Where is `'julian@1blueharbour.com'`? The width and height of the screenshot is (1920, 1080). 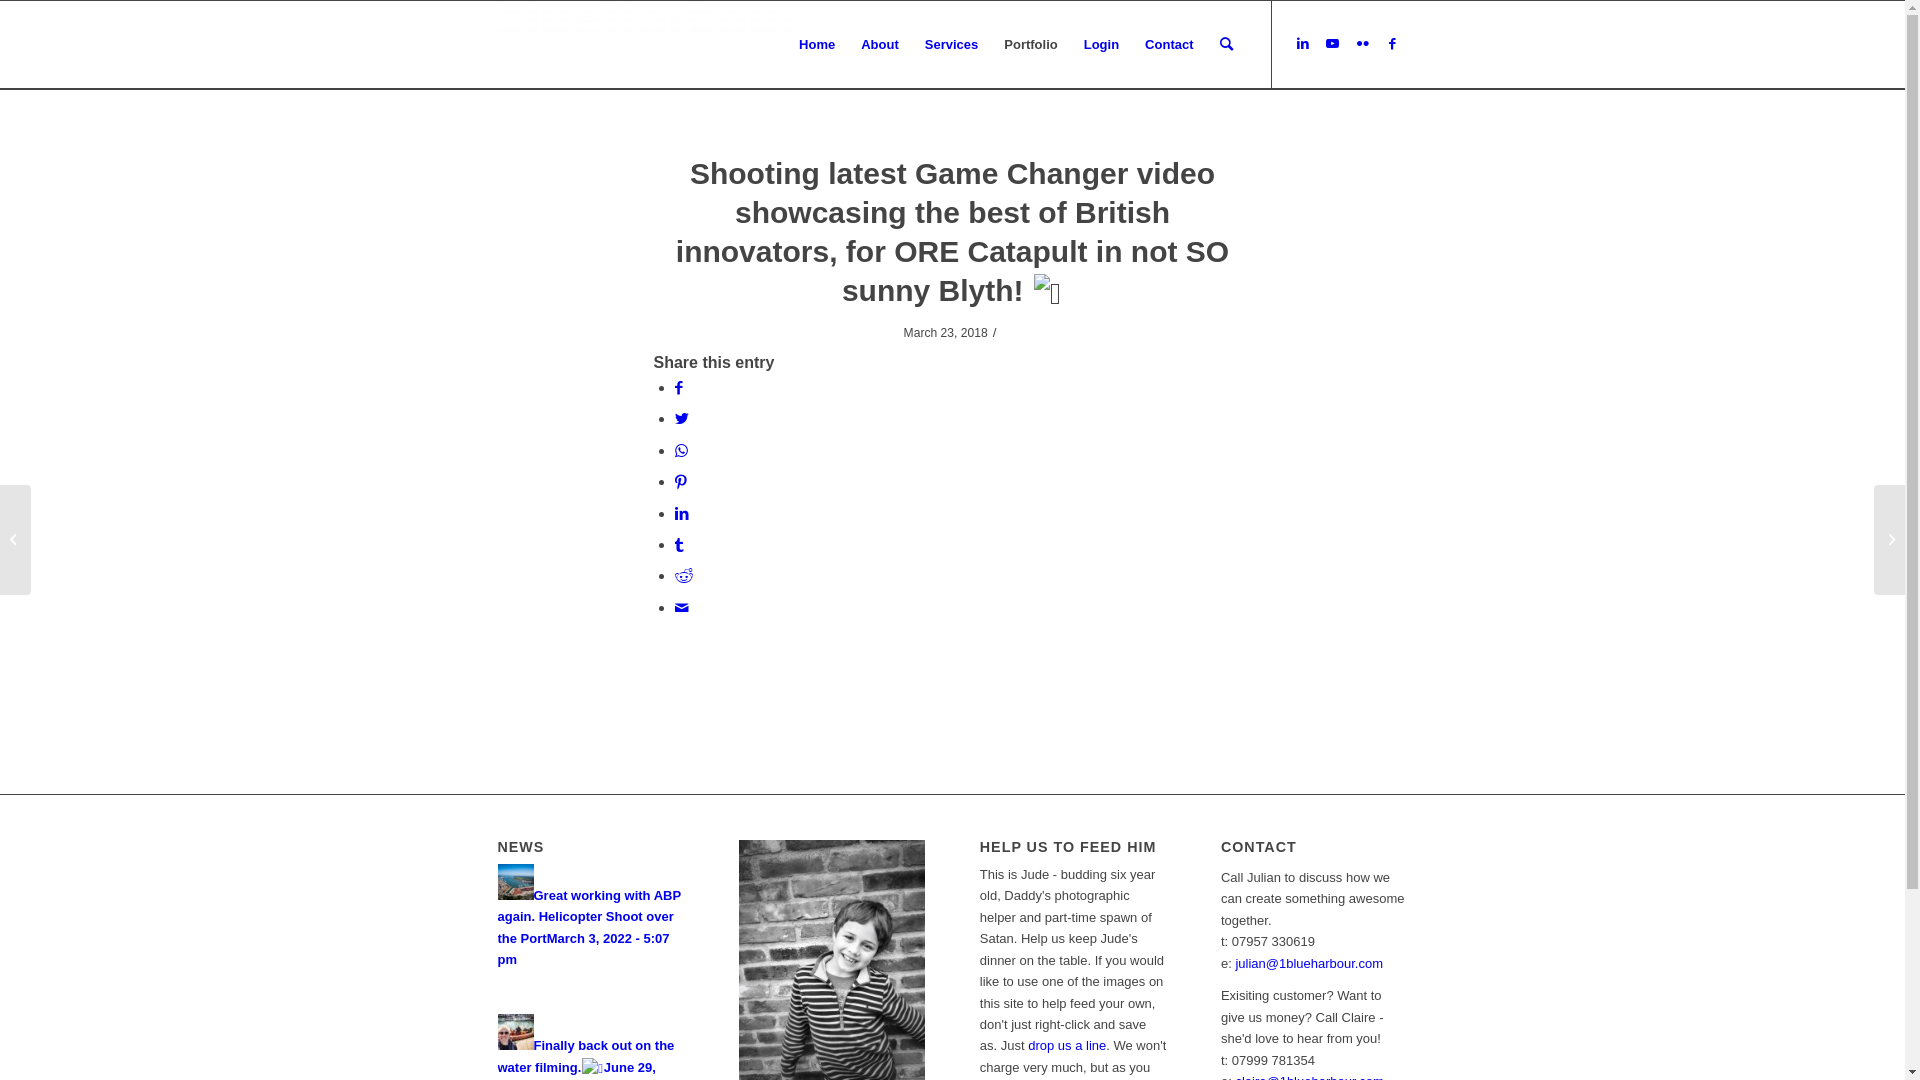 'julian@1blueharbour.com' is located at coordinates (1233, 962).